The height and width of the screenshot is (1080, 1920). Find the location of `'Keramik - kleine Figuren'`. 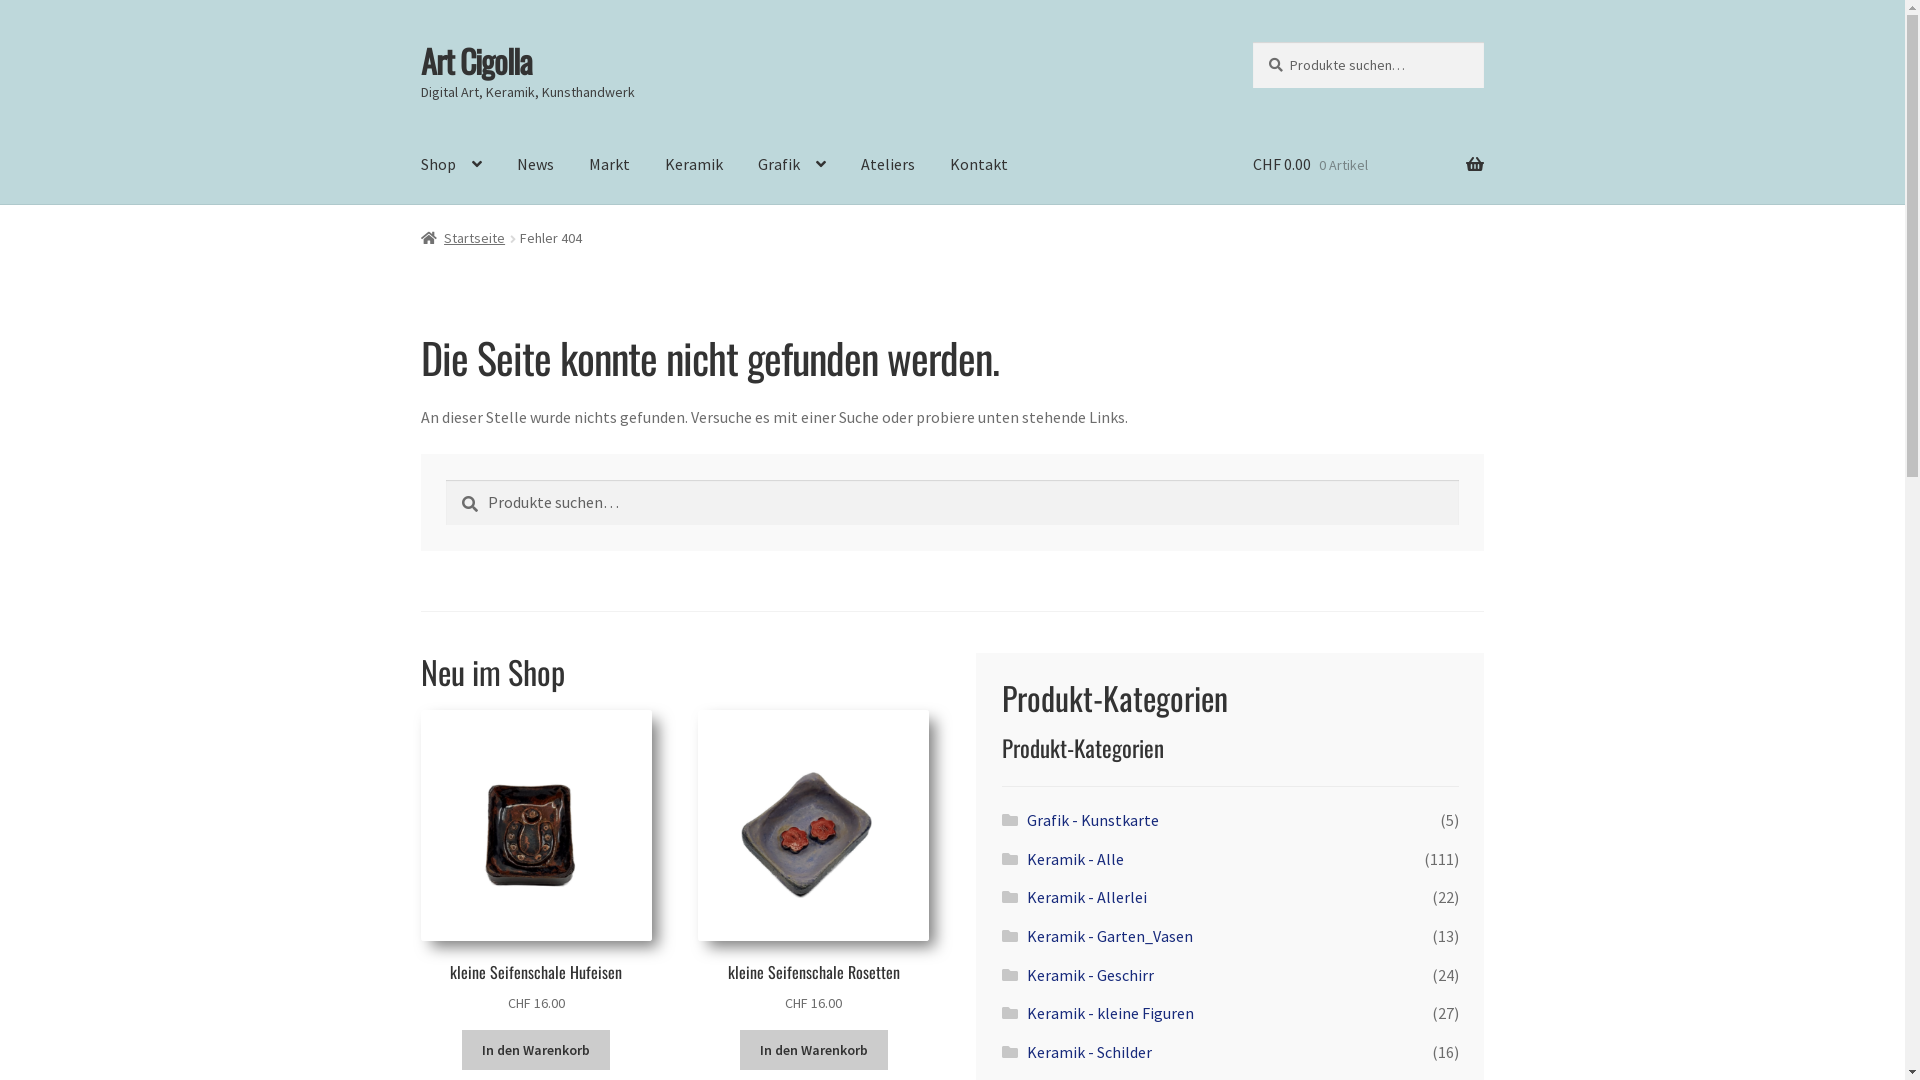

'Keramik - kleine Figuren' is located at coordinates (1109, 1013).